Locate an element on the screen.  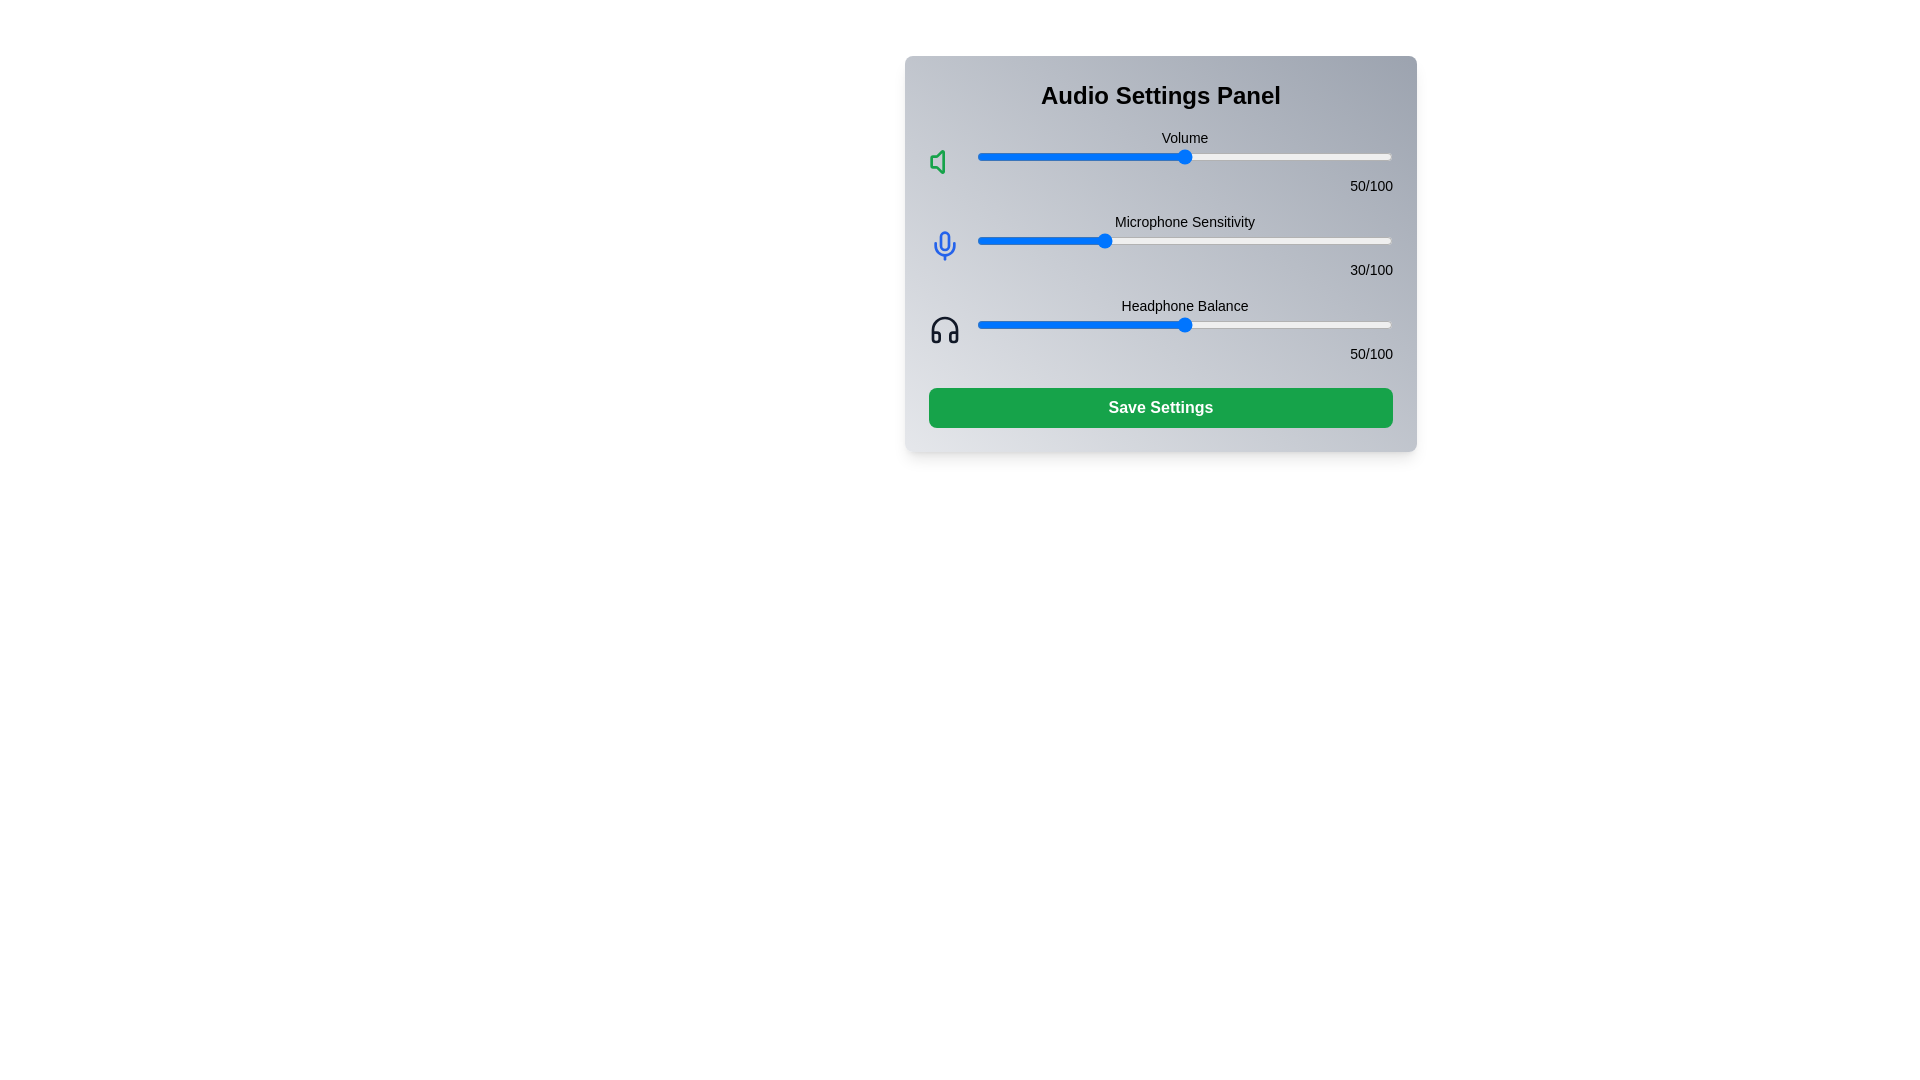
microphone sensitivity is located at coordinates (1293, 239).